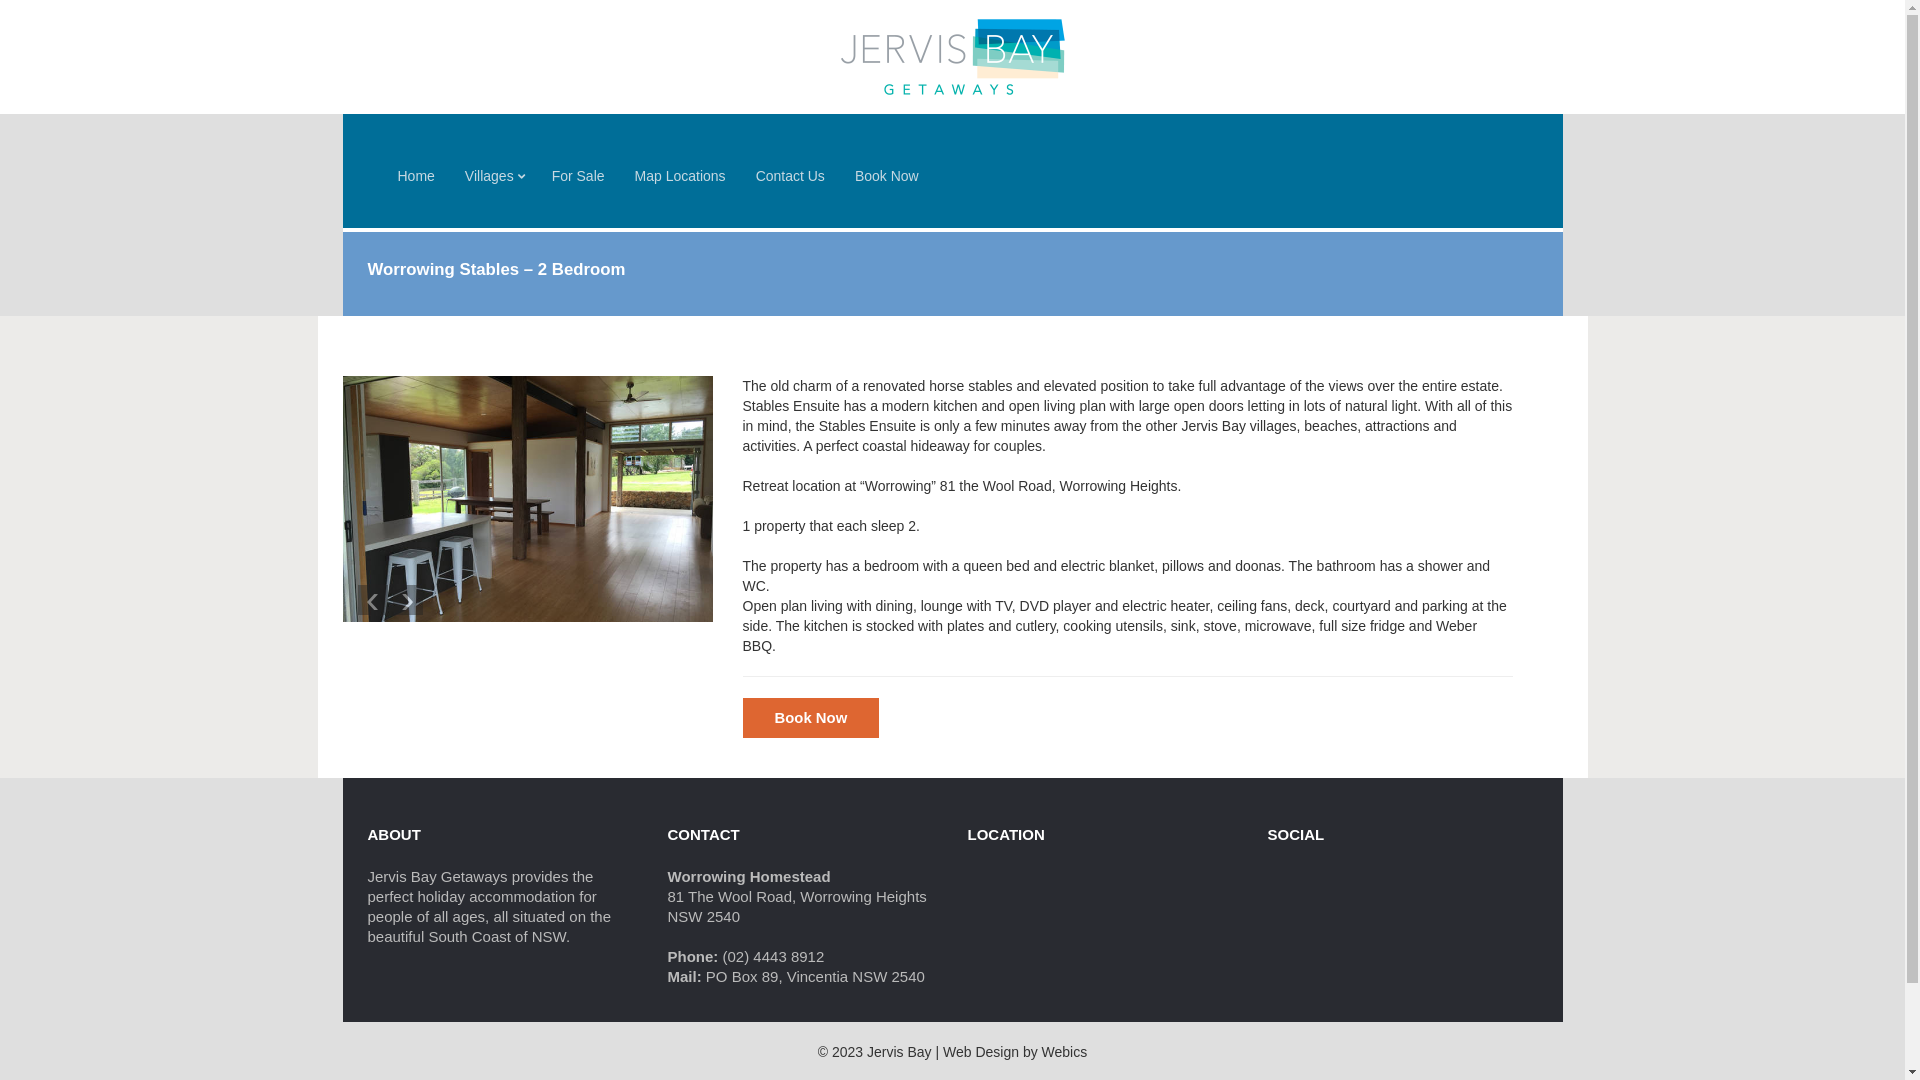  Describe the element at coordinates (886, 175) in the screenshot. I see `'Book Now'` at that location.